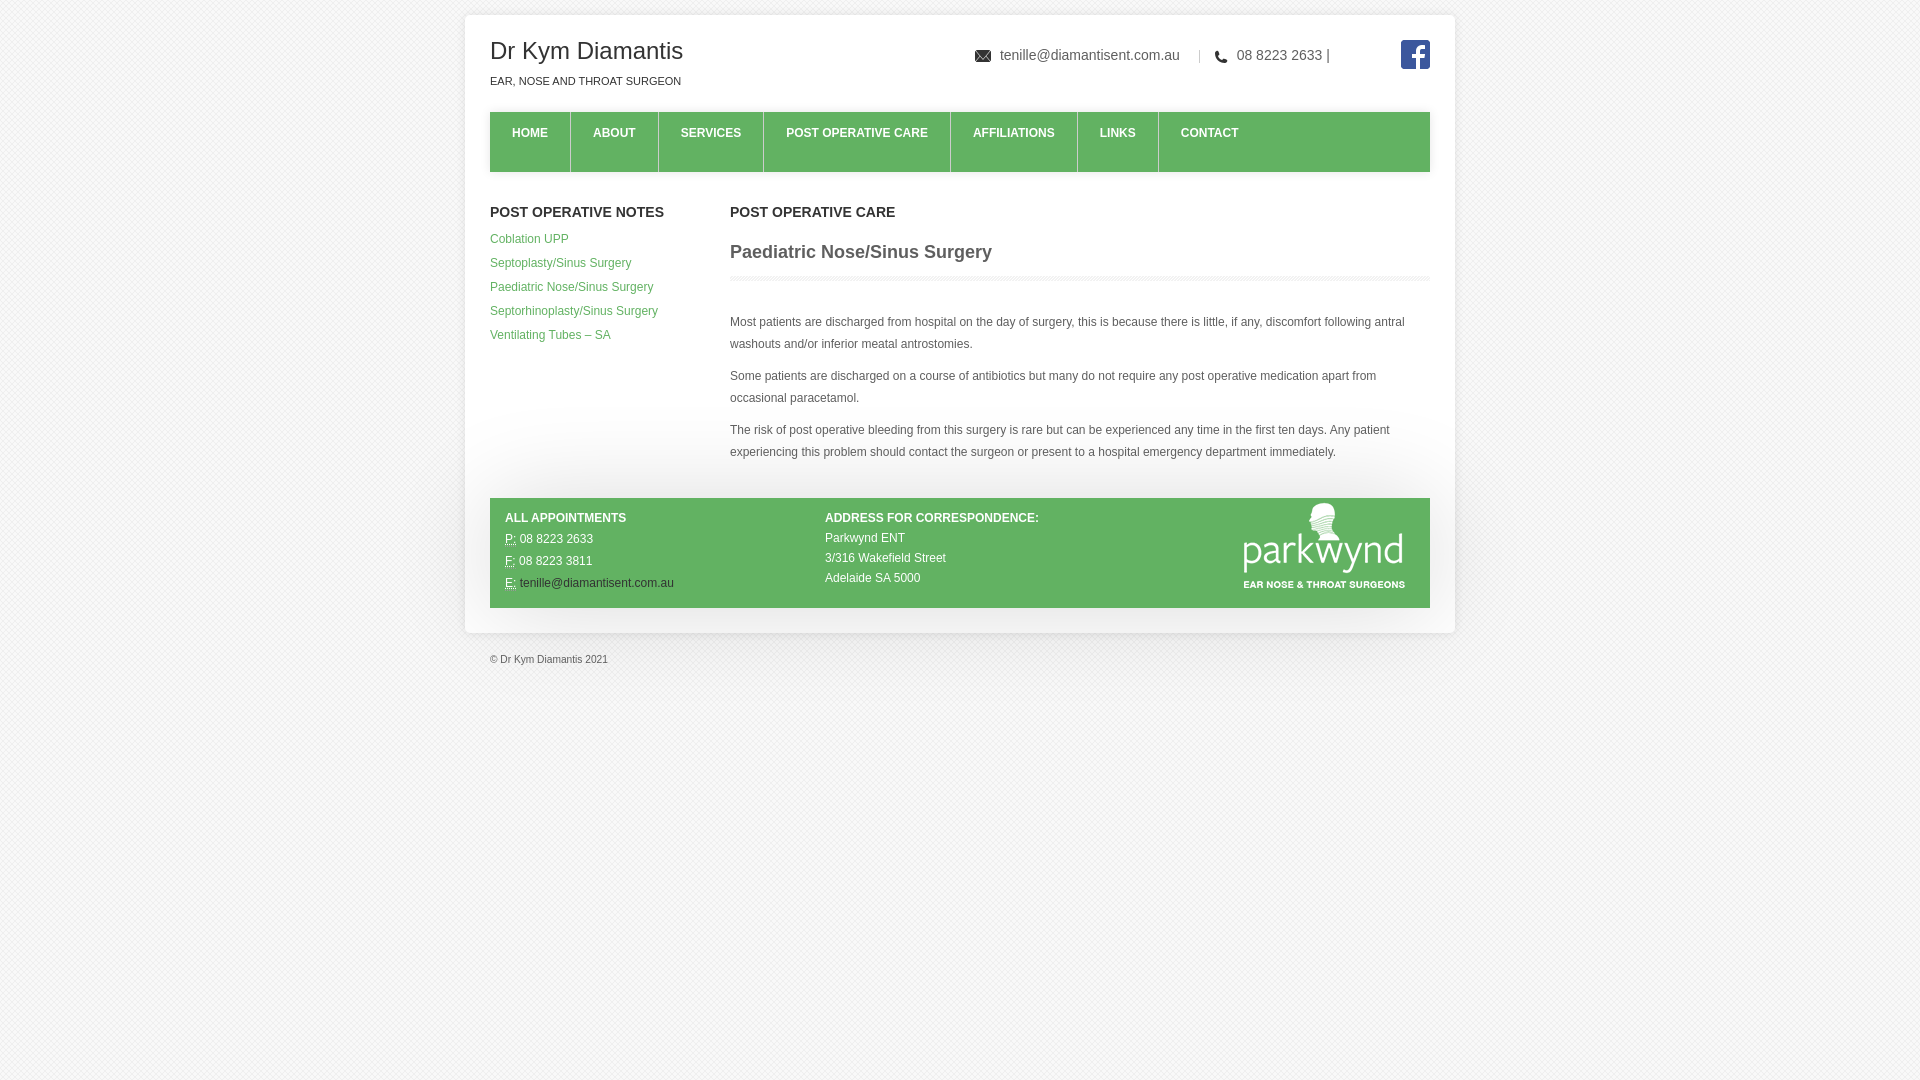 This screenshot has height=1080, width=1920. I want to click on 'tenille@diamantisent.com.au', so click(1087, 53).